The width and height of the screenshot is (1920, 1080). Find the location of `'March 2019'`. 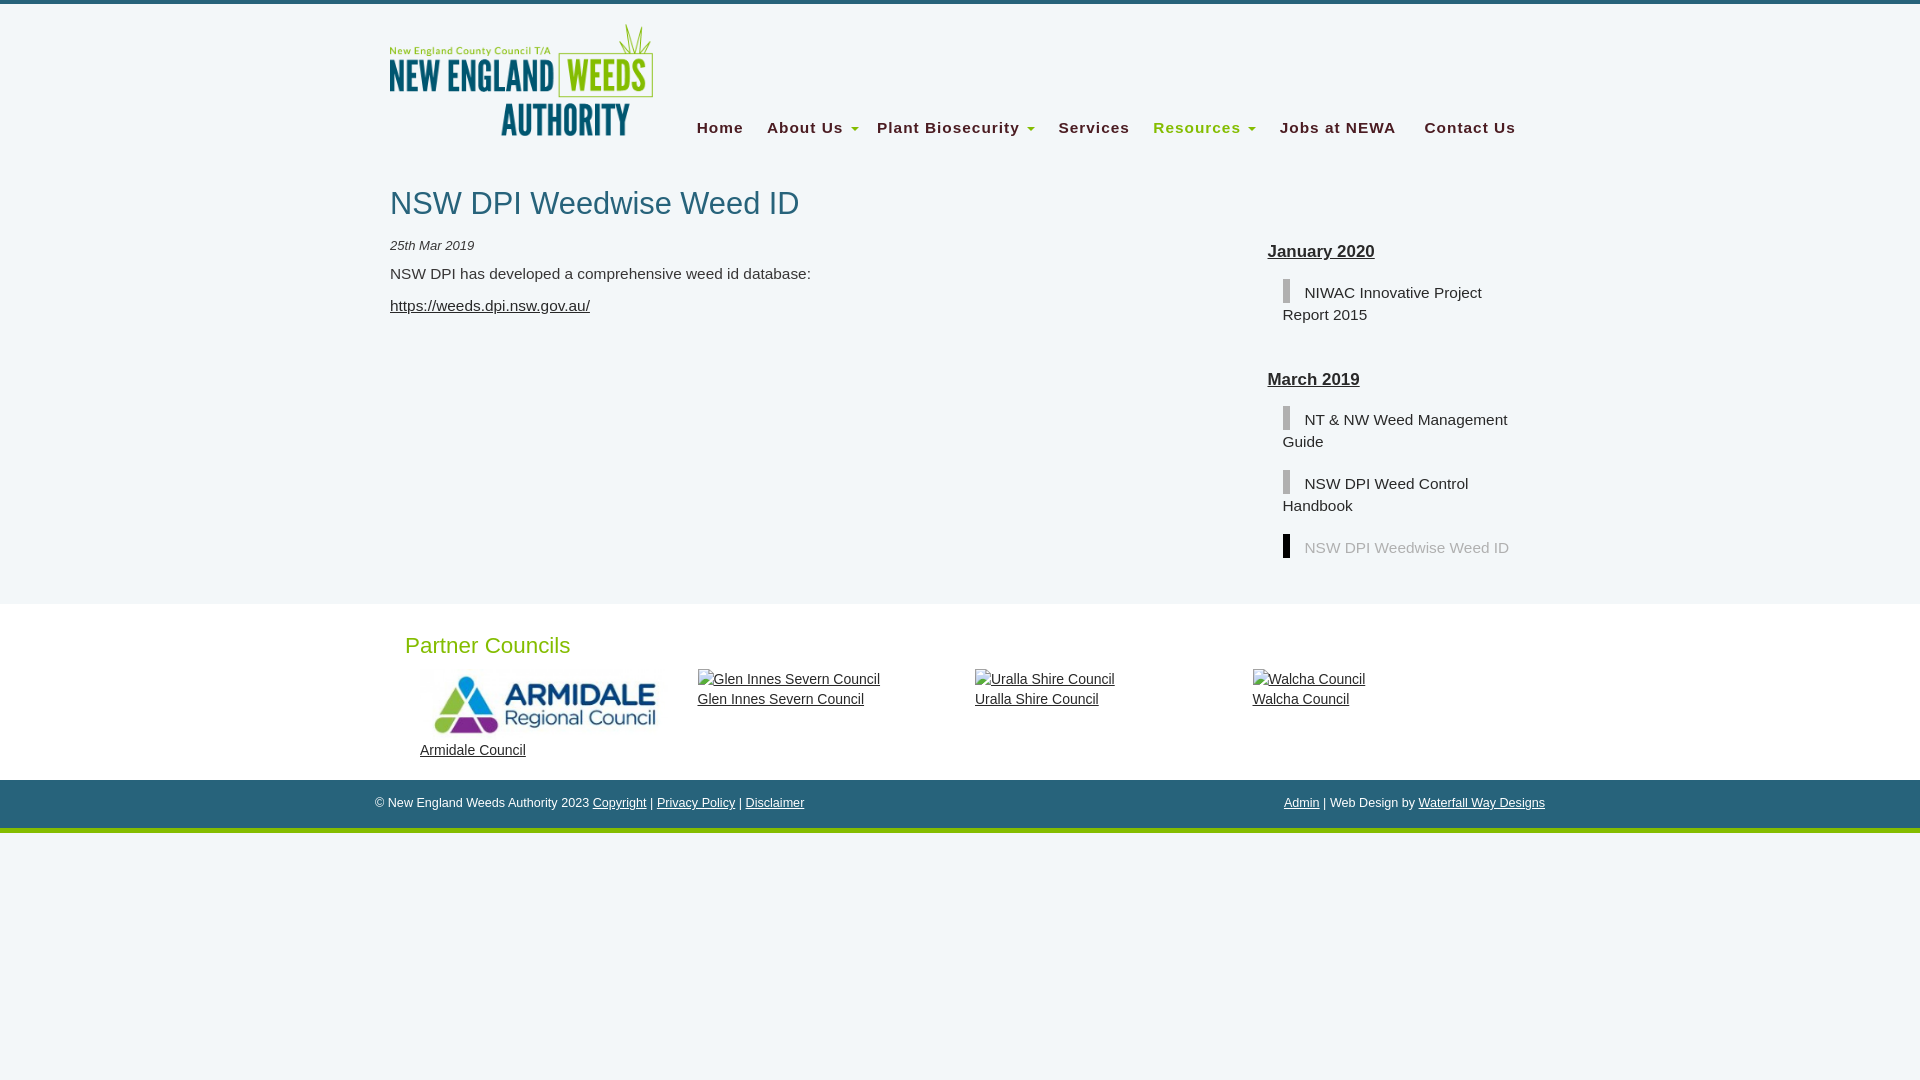

'March 2019' is located at coordinates (1314, 379).